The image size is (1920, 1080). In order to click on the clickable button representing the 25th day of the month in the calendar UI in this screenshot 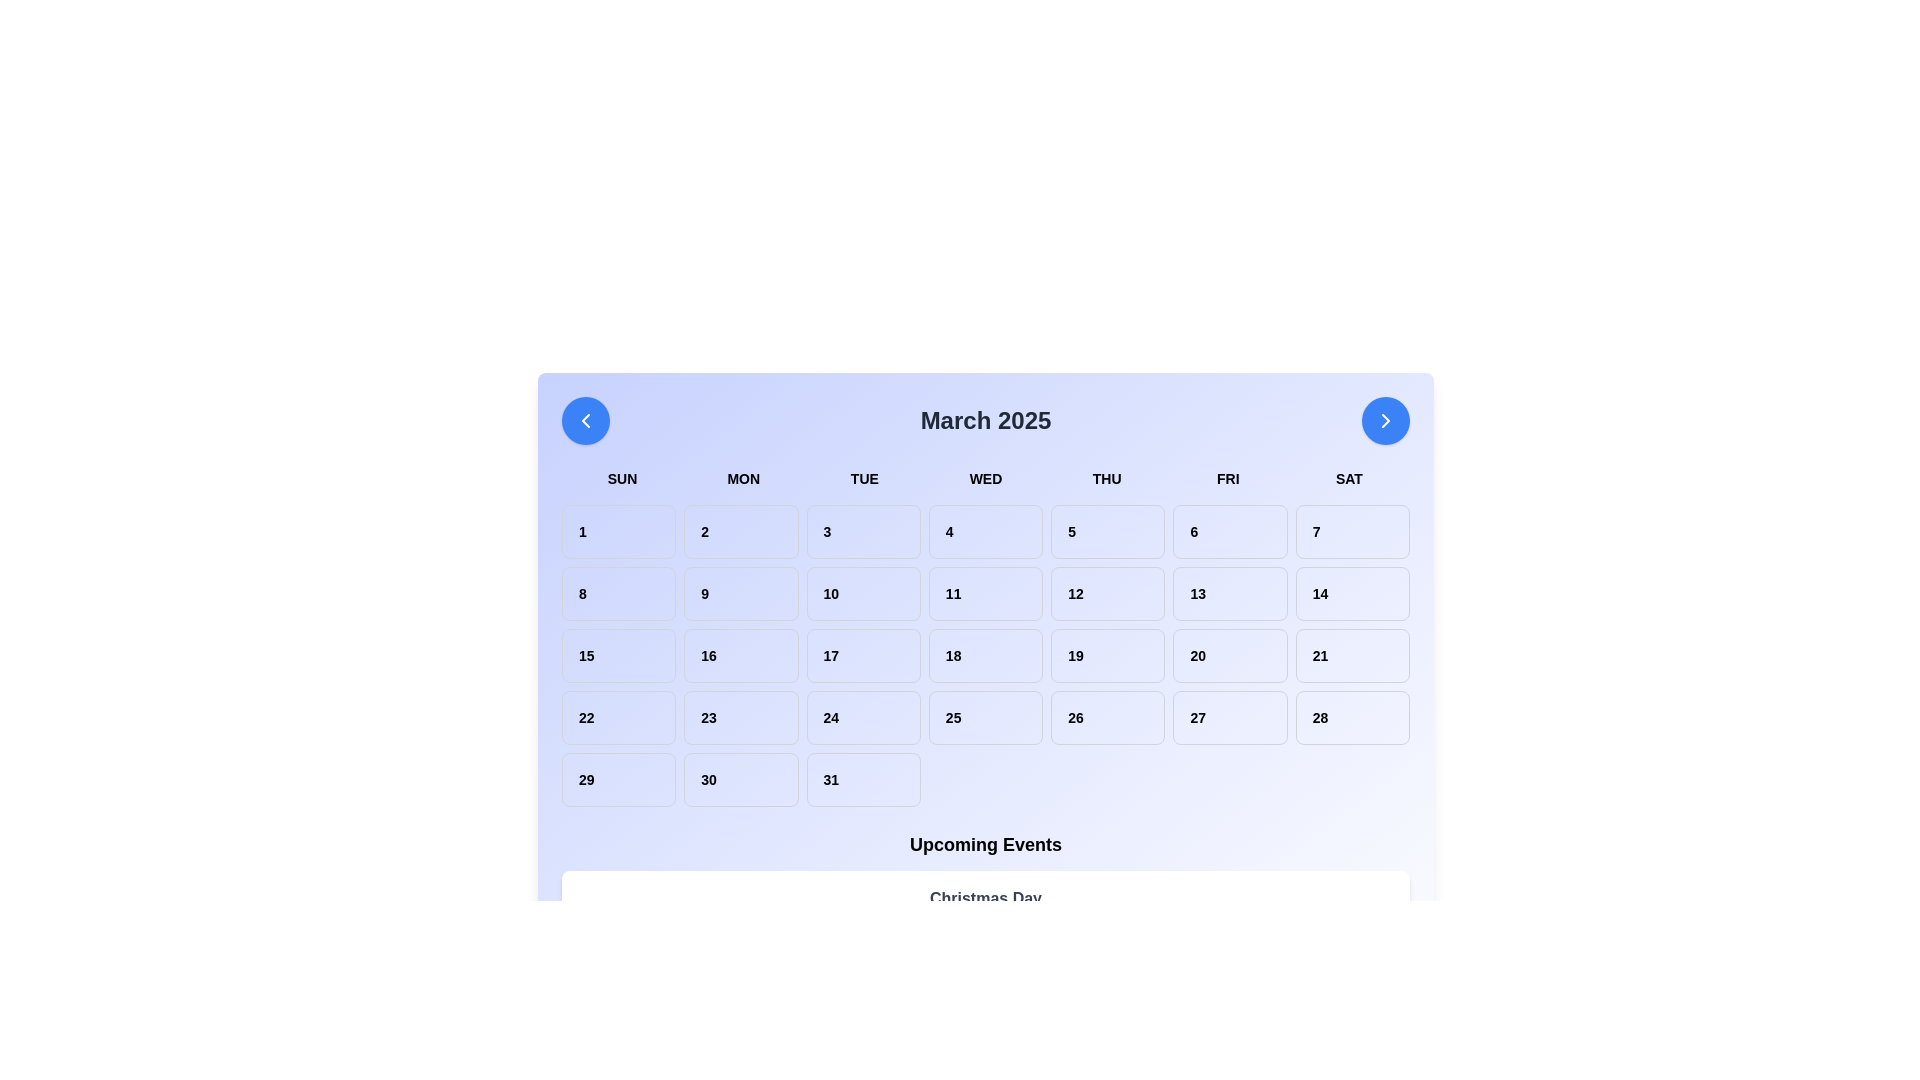, I will do `click(985, 716)`.